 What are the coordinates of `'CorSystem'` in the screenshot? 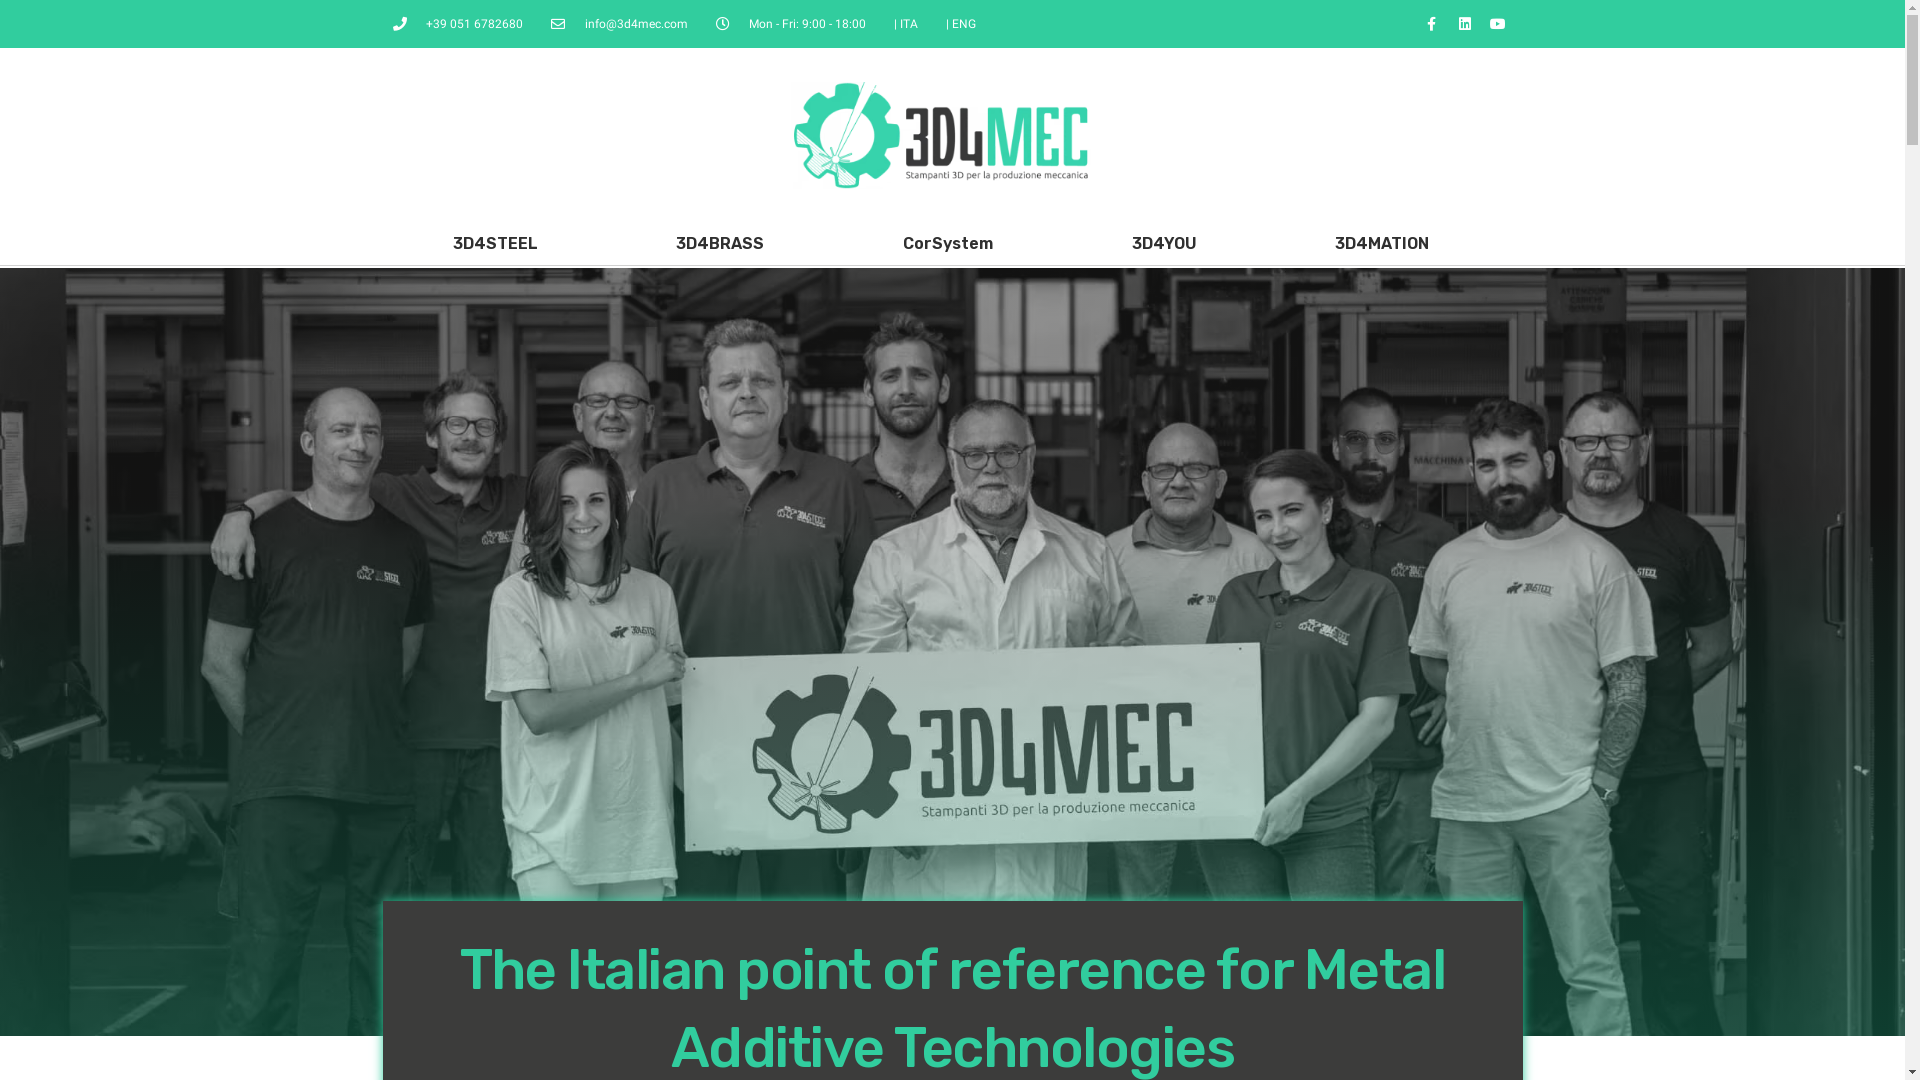 It's located at (947, 242).